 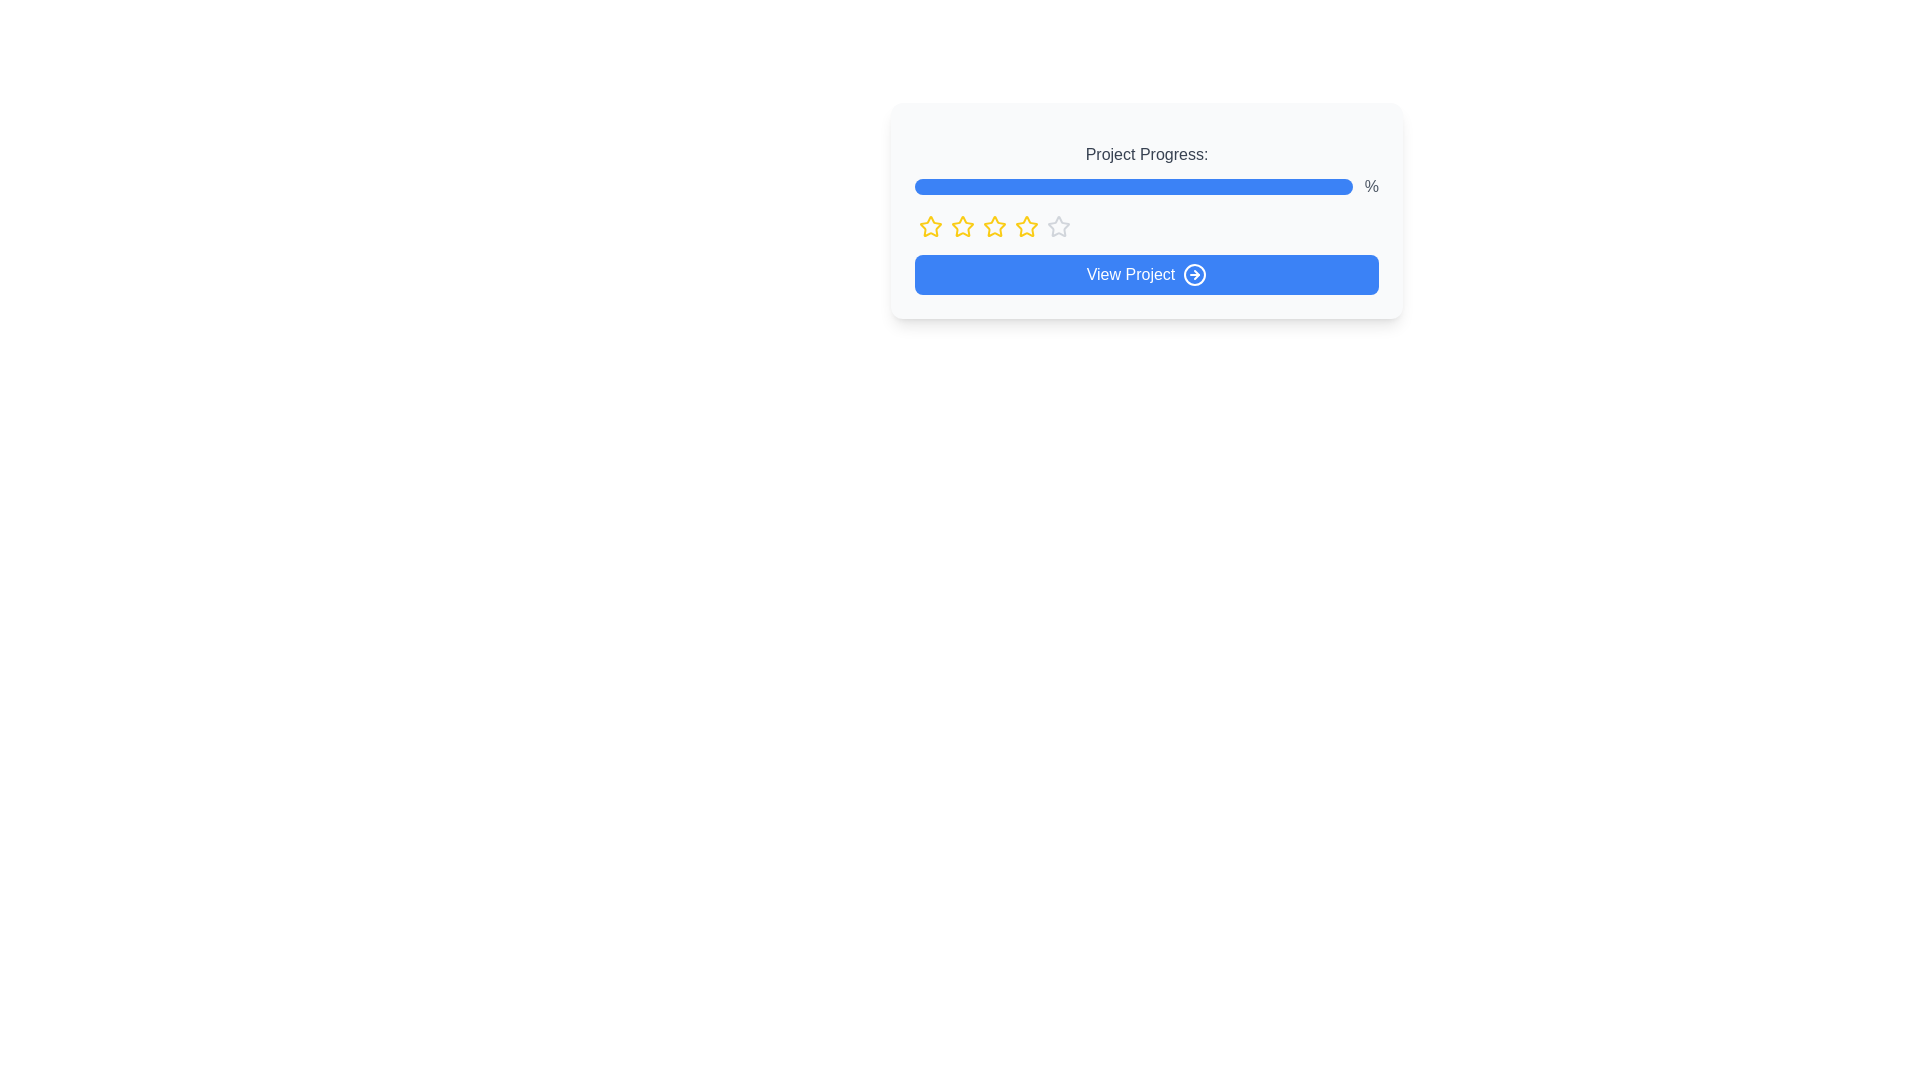 What do you see at coordinates (963, 226) in the screenshot?
I see `the third yellow star icon in the rating sequence` at bounding box center [963, 226].